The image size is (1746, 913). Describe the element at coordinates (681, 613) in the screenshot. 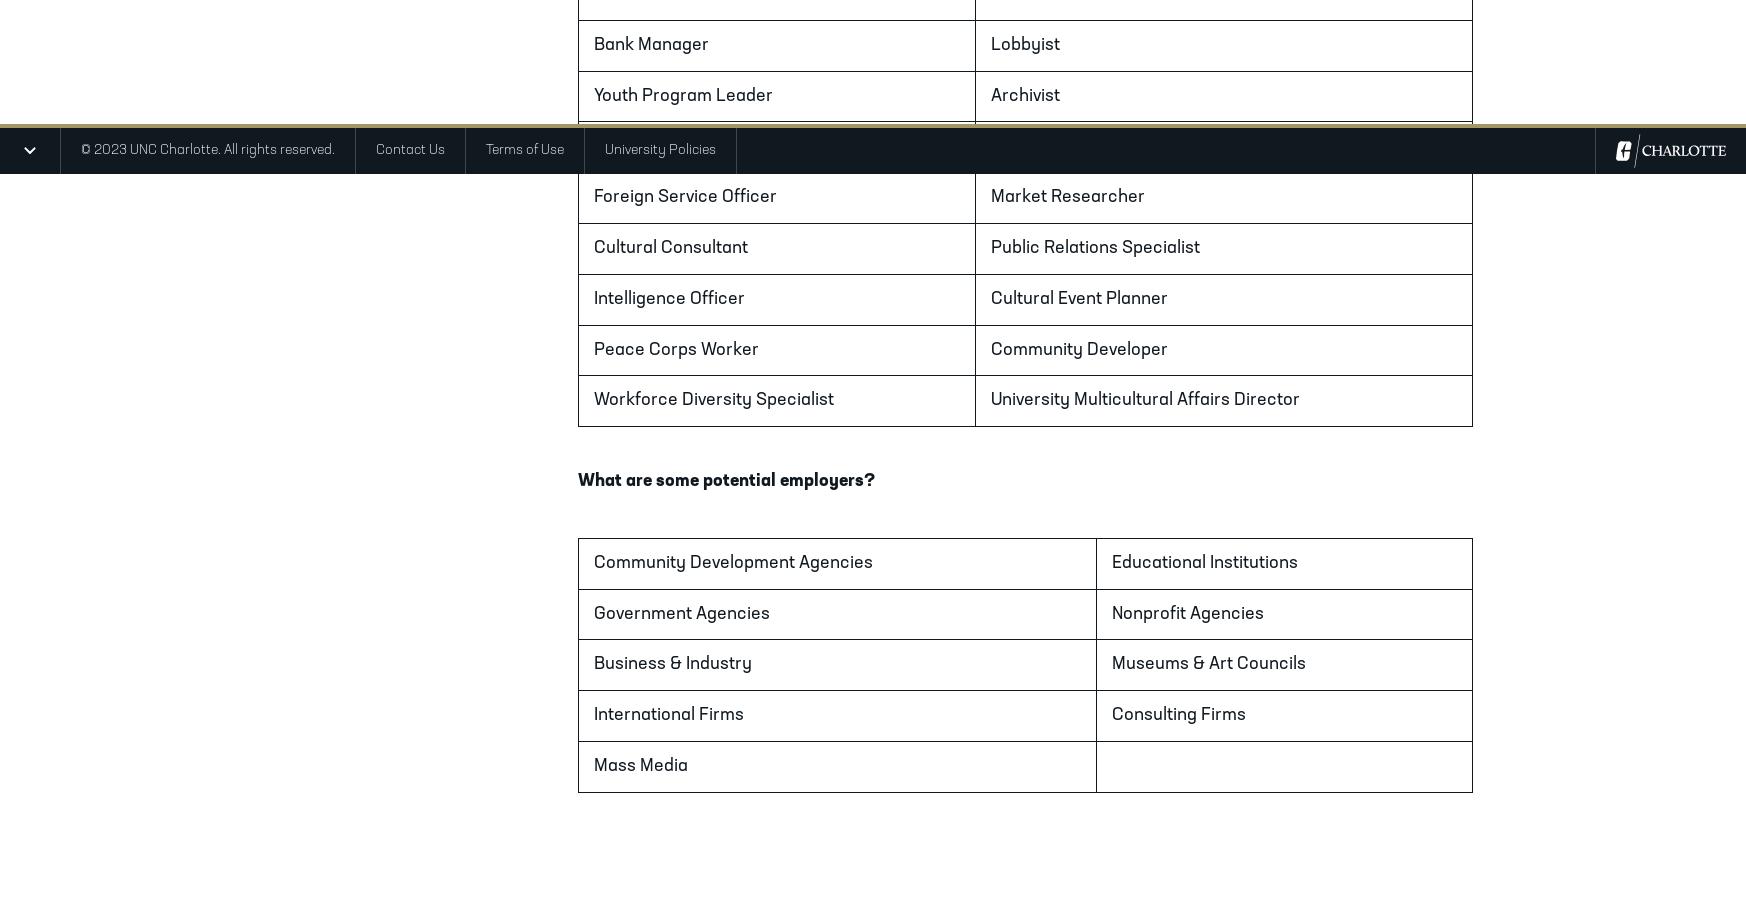

I see `'Government Agencies'` at that location.